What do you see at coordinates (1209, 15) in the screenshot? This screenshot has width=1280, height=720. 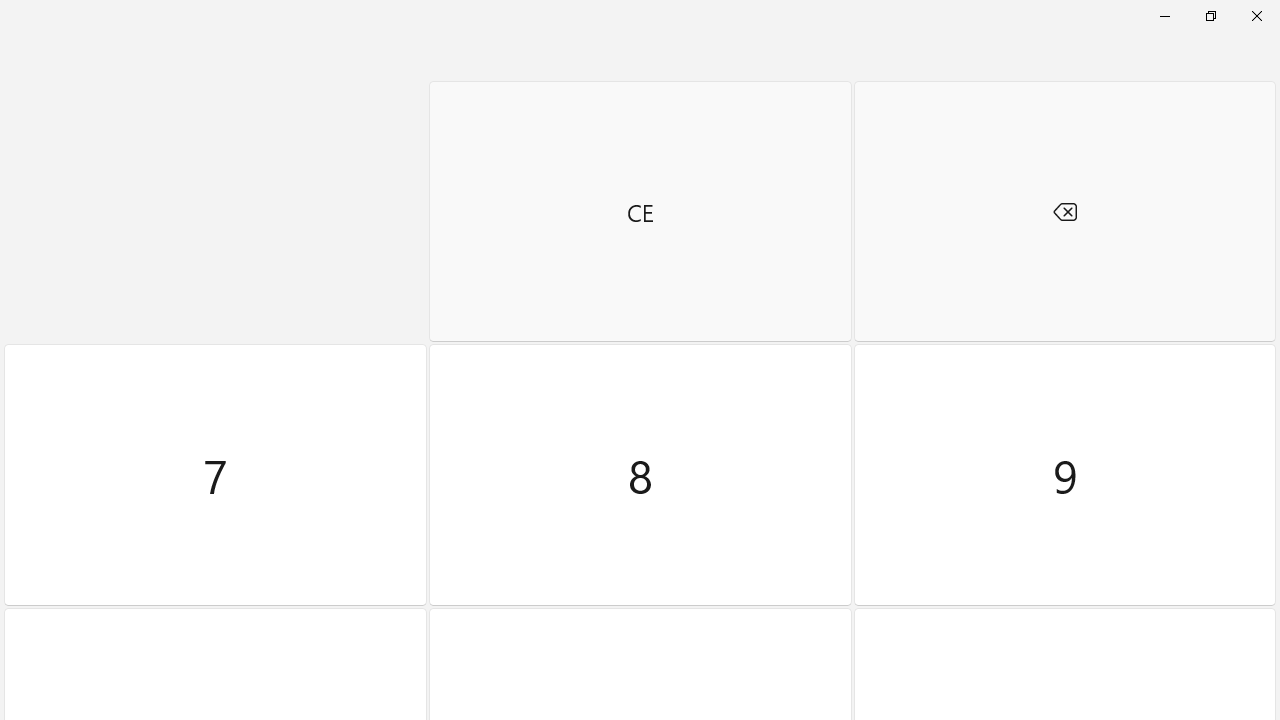 I see `'Restore Calculator'` at bounding box center [1209, 15].